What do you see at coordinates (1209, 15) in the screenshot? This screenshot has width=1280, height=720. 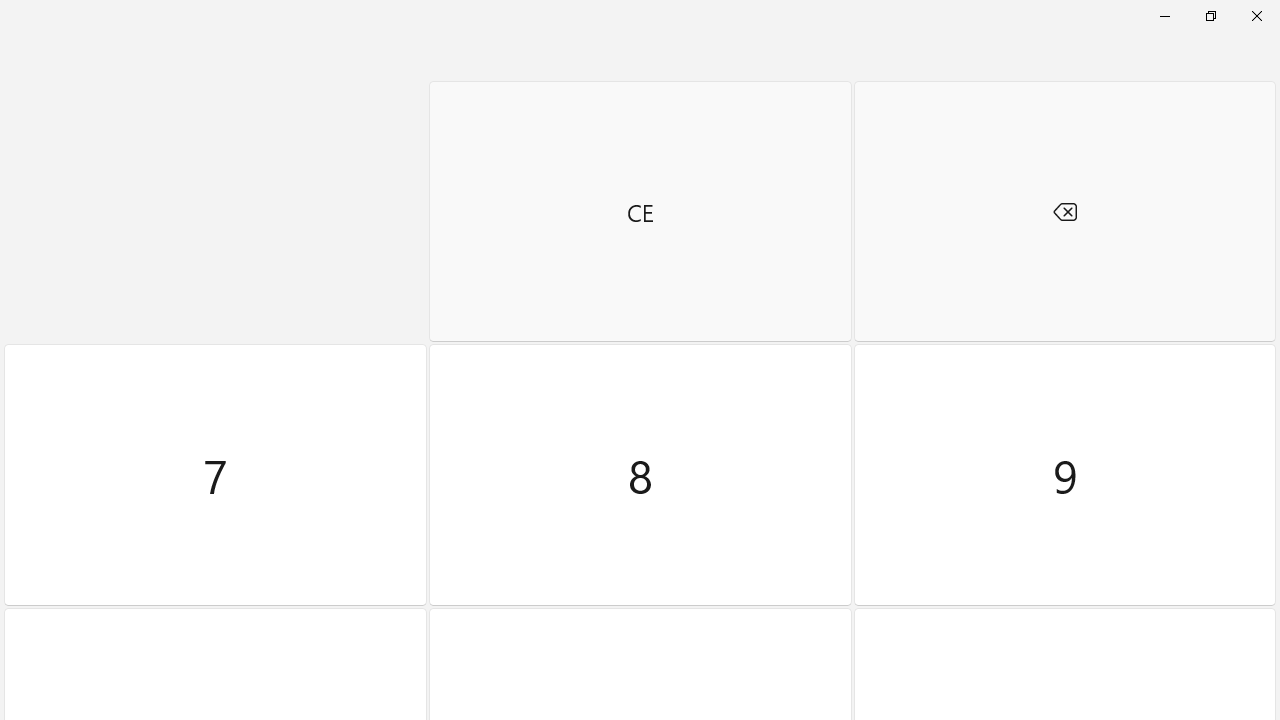 I see `'Restore Calculator'` at bounding box center [1209, 15].